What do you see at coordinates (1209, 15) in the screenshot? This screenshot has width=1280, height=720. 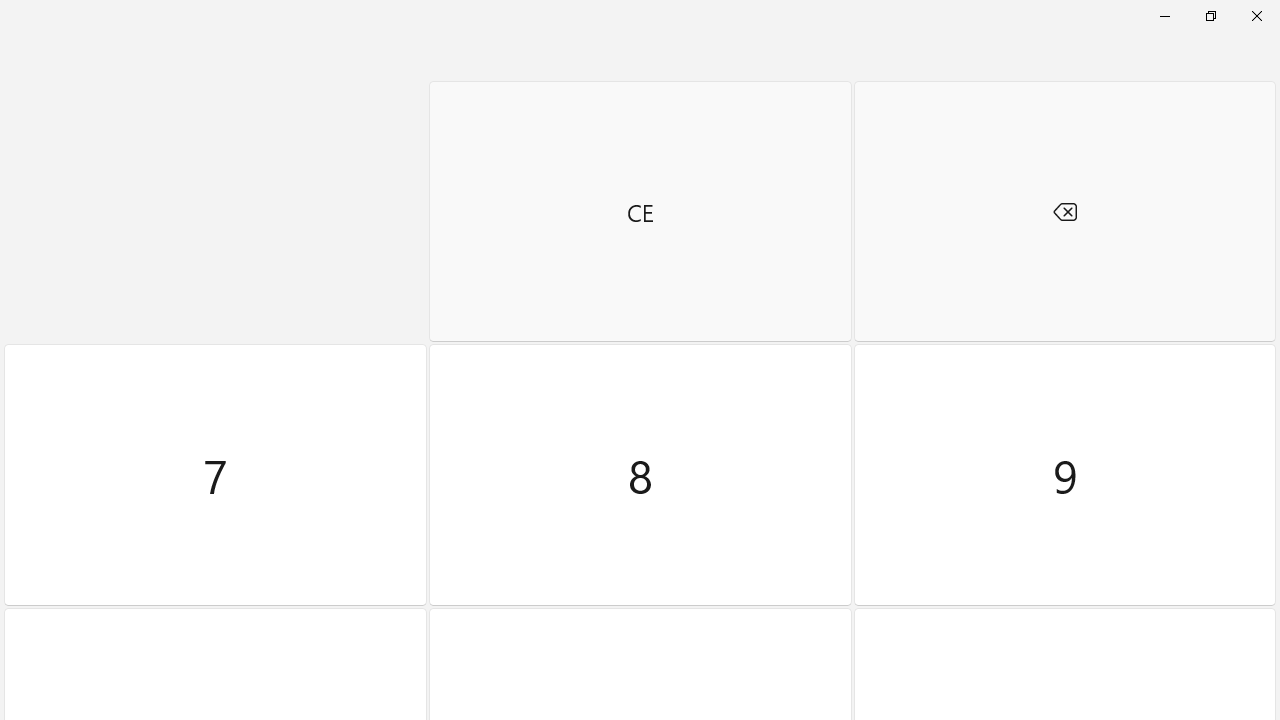 I see `'Restore Calculator'` at bounding box center [1209, 15].